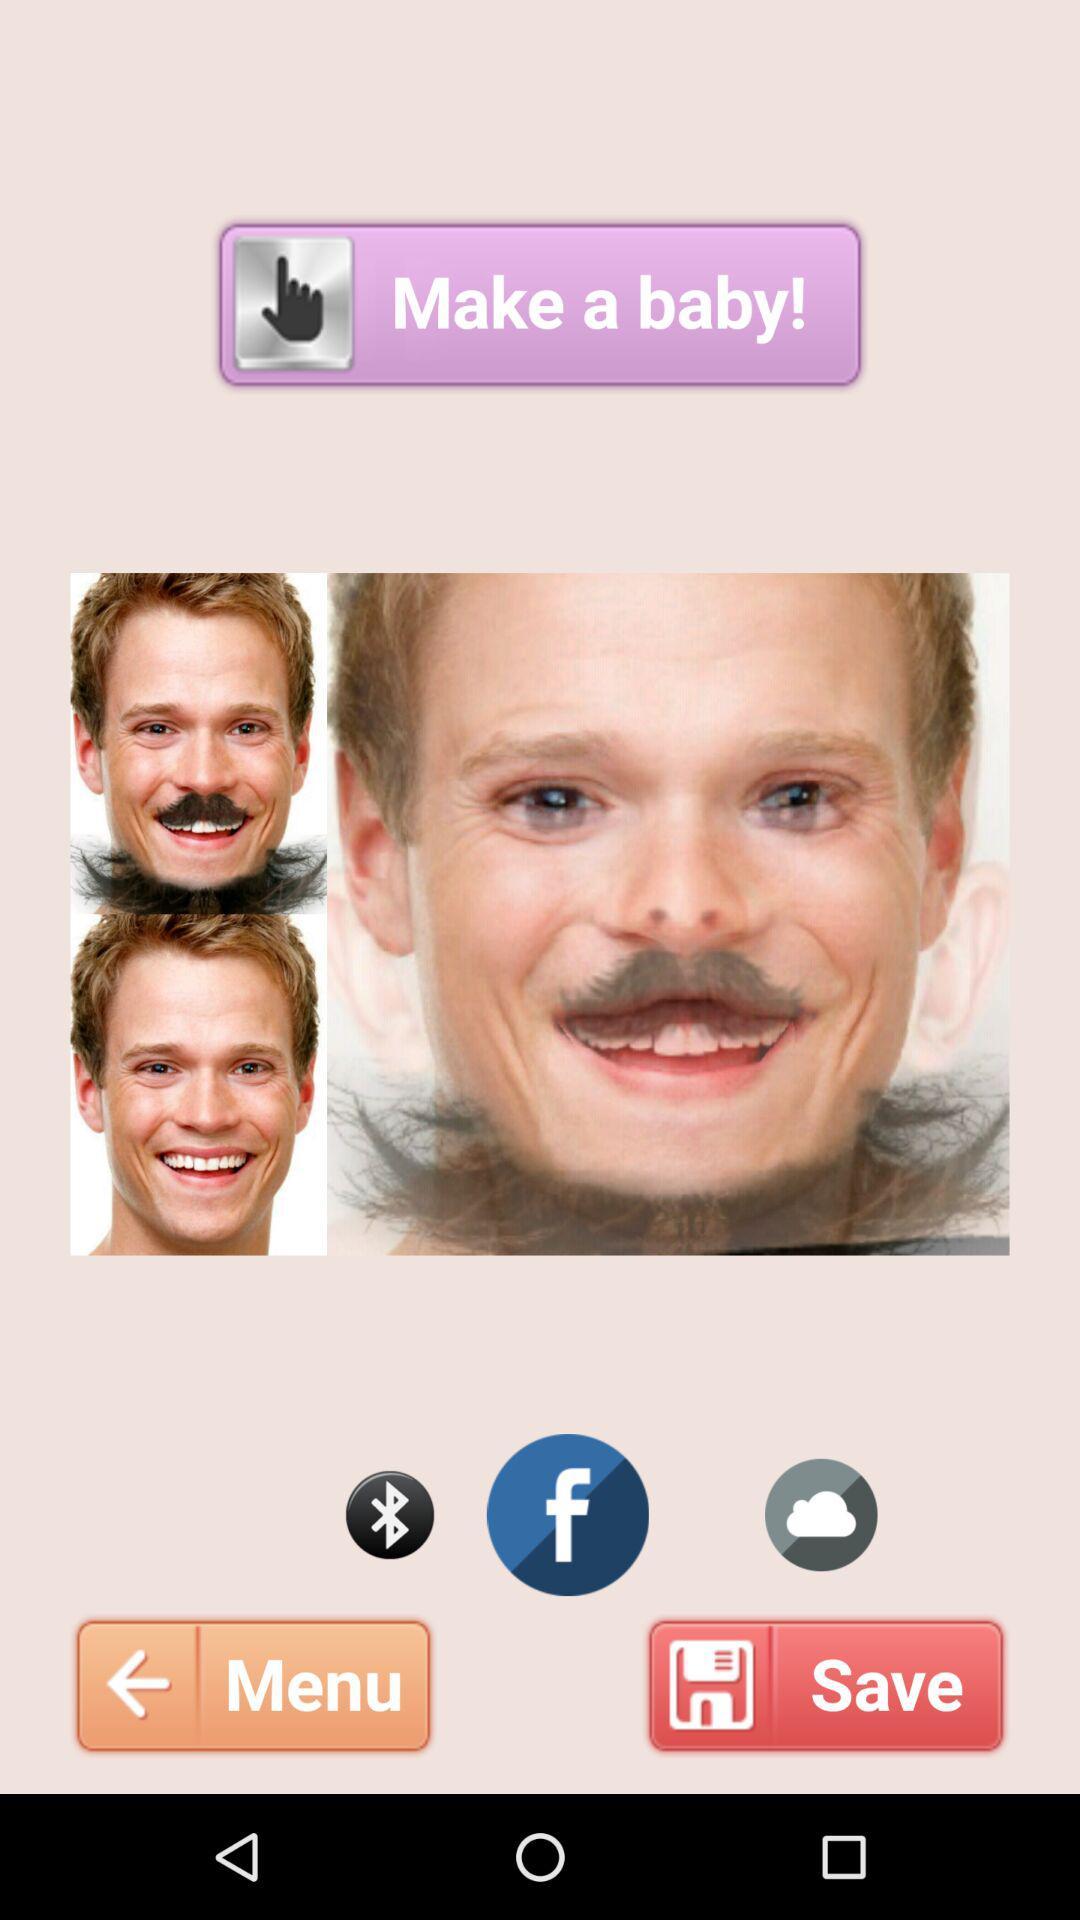 This screenshot has height=1920, width=1080. What do you see at coordinates (568, 1515) in the screenshot?
I see `facebook button` at bounding box center [568, 1515].